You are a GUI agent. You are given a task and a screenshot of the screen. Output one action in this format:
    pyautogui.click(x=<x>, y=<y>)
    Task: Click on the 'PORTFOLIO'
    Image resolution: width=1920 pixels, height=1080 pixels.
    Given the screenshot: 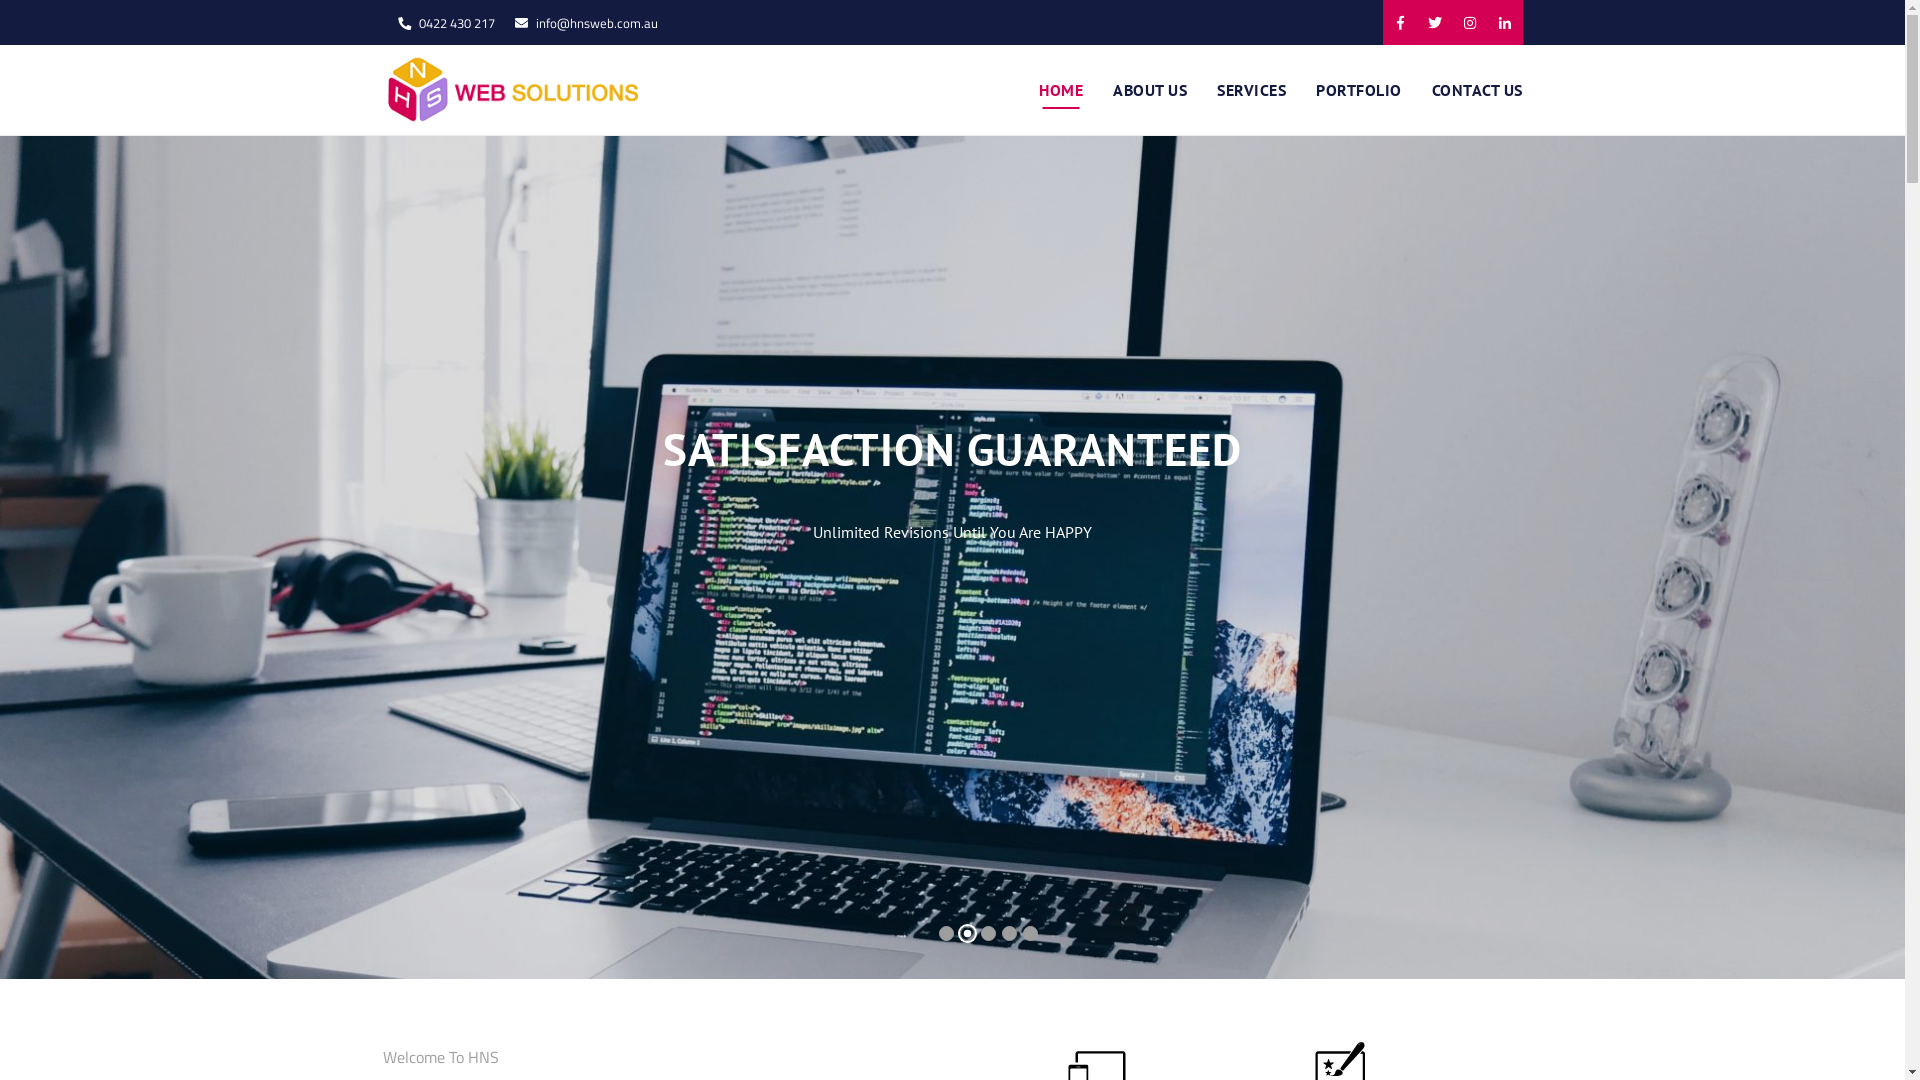 What is the action you would take?
    pyautogui.click(x=1358, y=88)
    